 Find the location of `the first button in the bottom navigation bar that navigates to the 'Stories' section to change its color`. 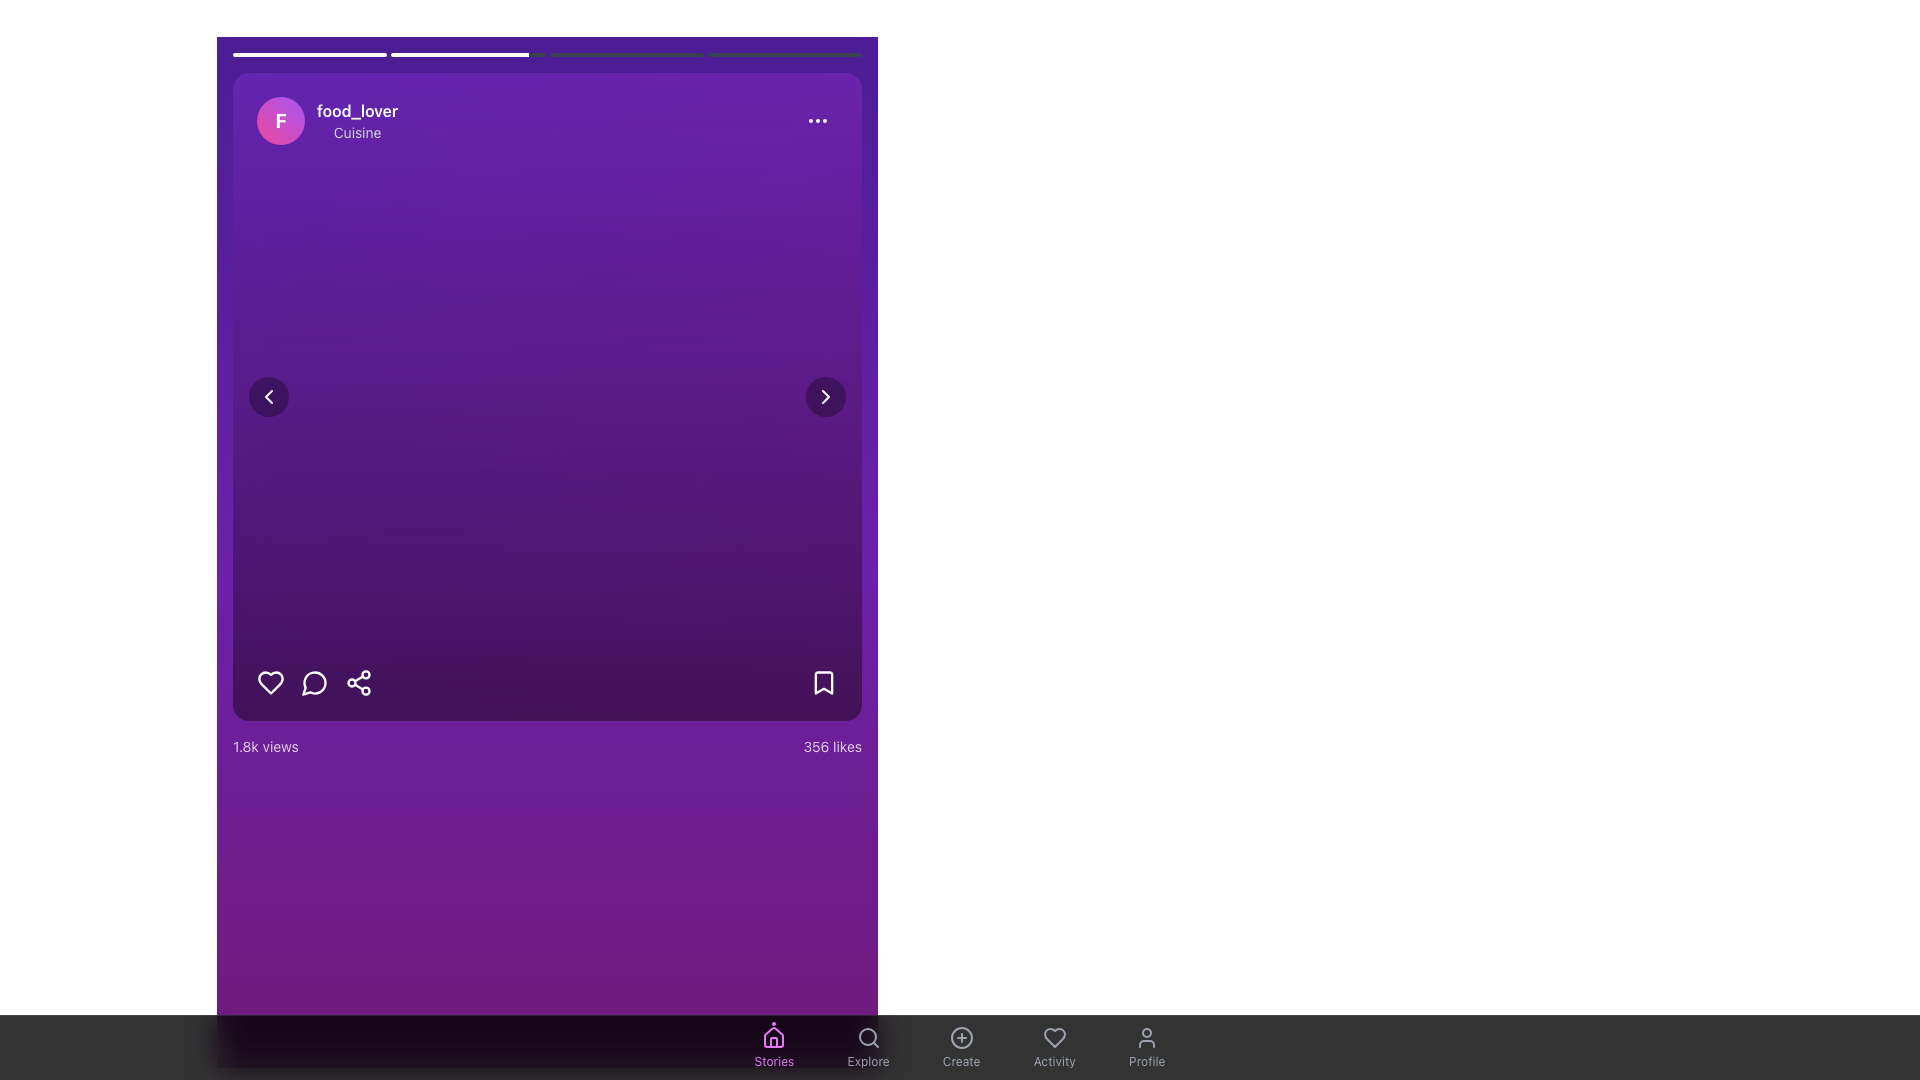

the first button in the bottom navigation bar that navigates to the 'Stories' section to change its color is located at coordinates (773, 1047).